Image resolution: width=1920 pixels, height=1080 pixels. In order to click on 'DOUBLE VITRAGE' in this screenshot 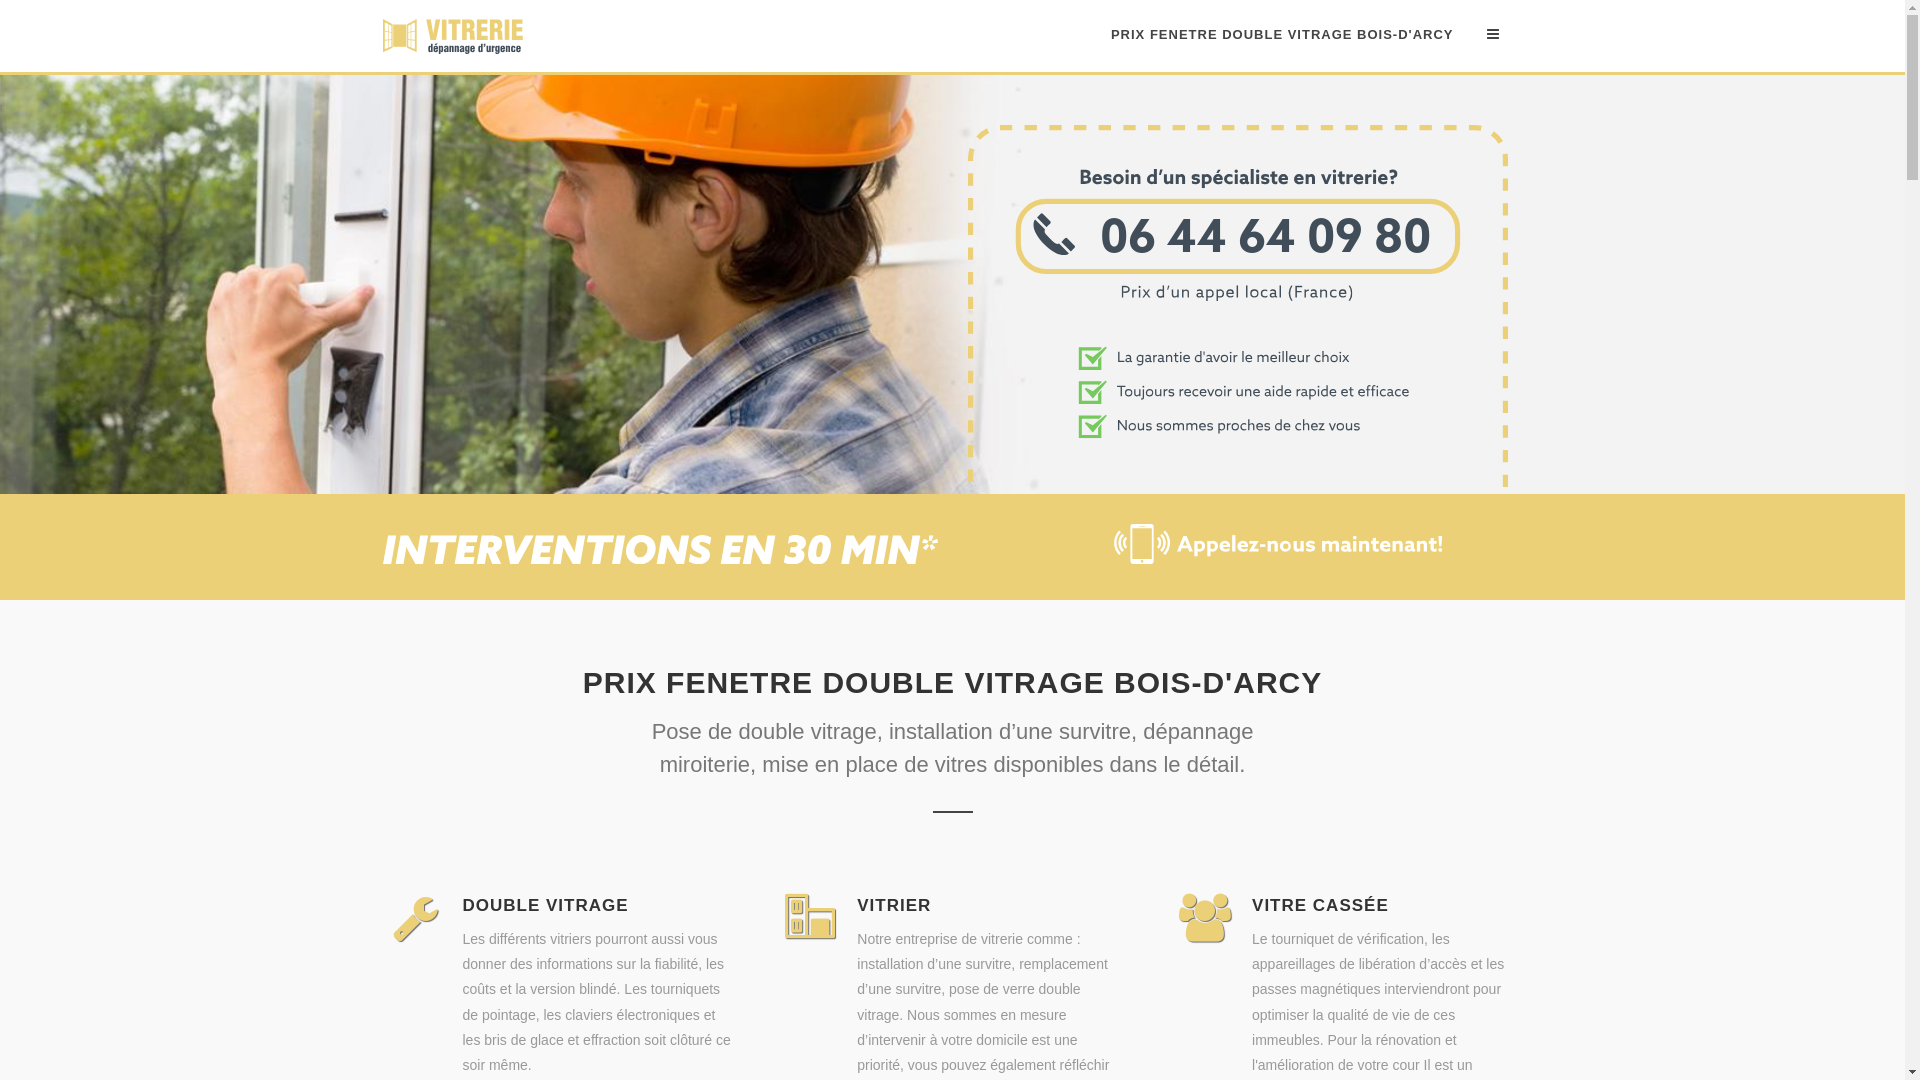, I will do `click(460, 905)`.